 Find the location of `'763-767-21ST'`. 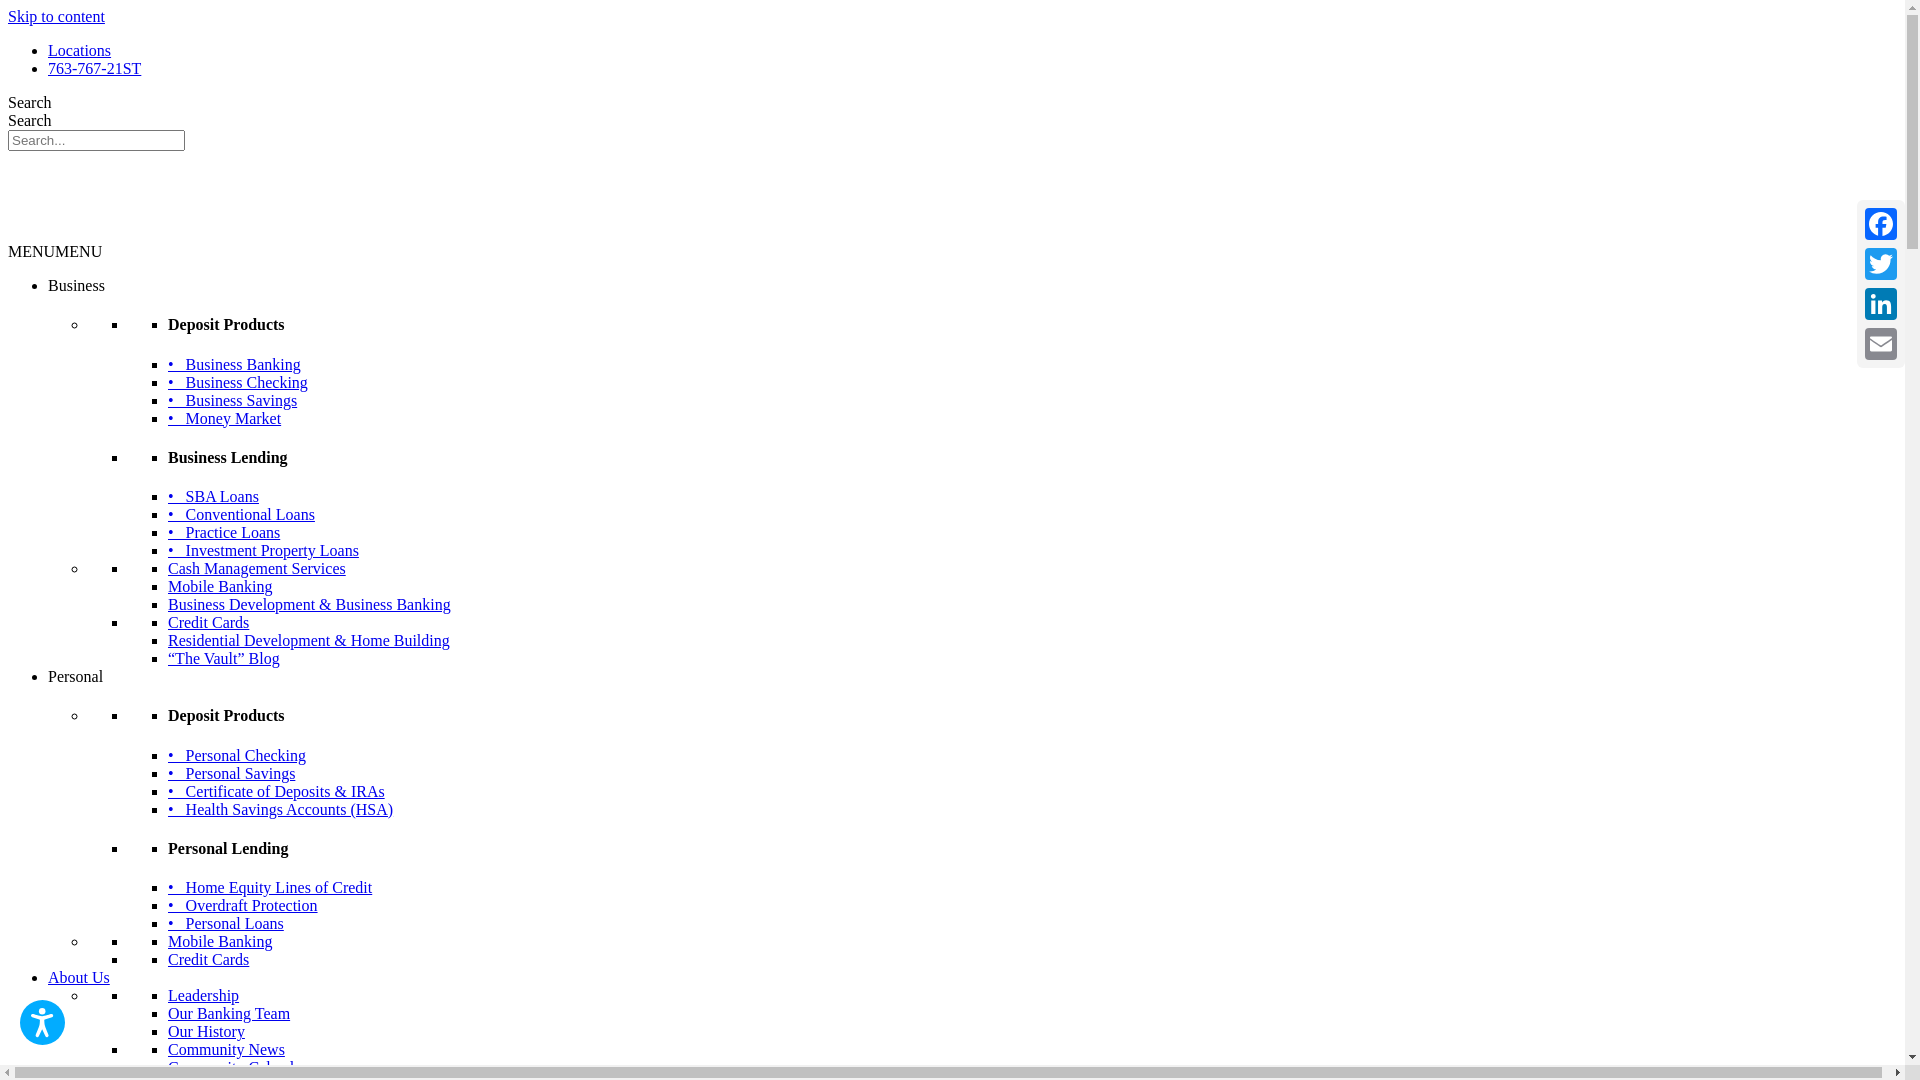

'763-767-21ST' is located at coordinates (93, 67).